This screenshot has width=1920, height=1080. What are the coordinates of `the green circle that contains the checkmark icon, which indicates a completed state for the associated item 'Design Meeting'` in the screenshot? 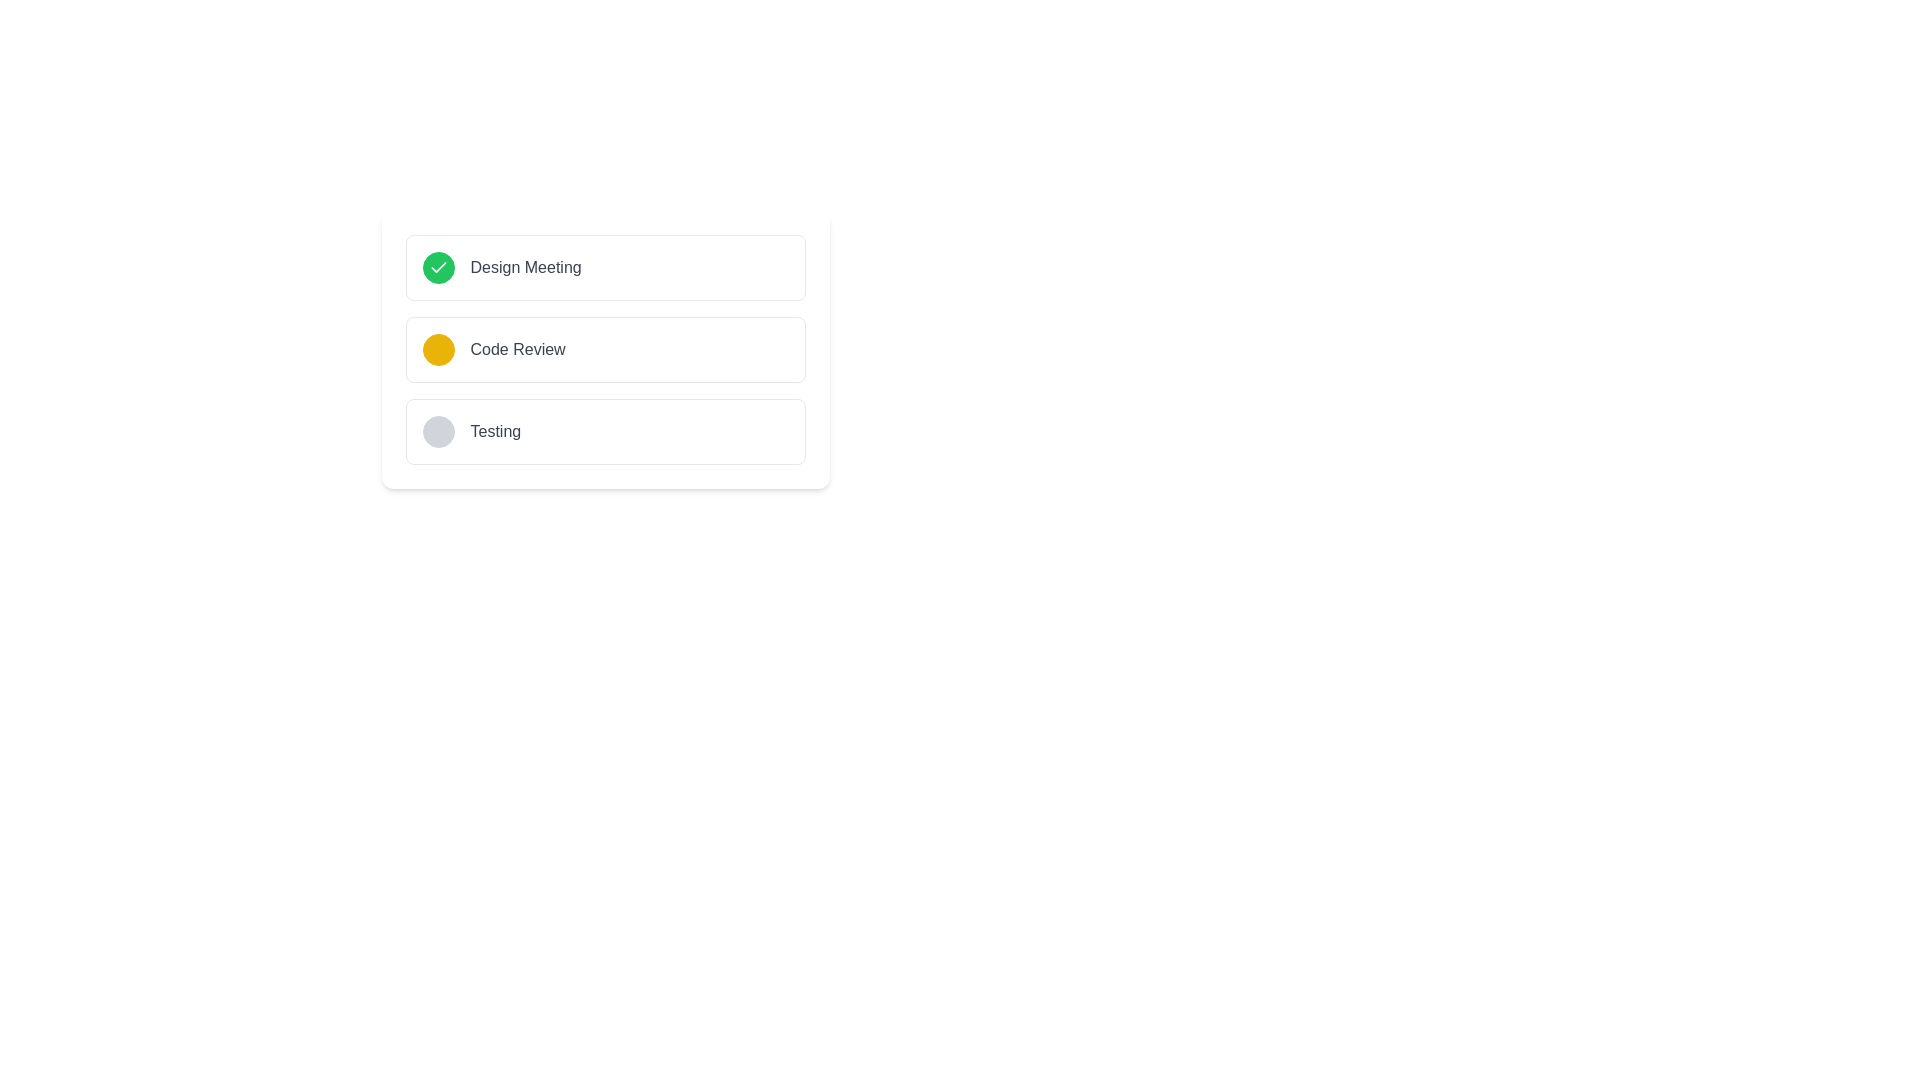 It's located at (437, 266).